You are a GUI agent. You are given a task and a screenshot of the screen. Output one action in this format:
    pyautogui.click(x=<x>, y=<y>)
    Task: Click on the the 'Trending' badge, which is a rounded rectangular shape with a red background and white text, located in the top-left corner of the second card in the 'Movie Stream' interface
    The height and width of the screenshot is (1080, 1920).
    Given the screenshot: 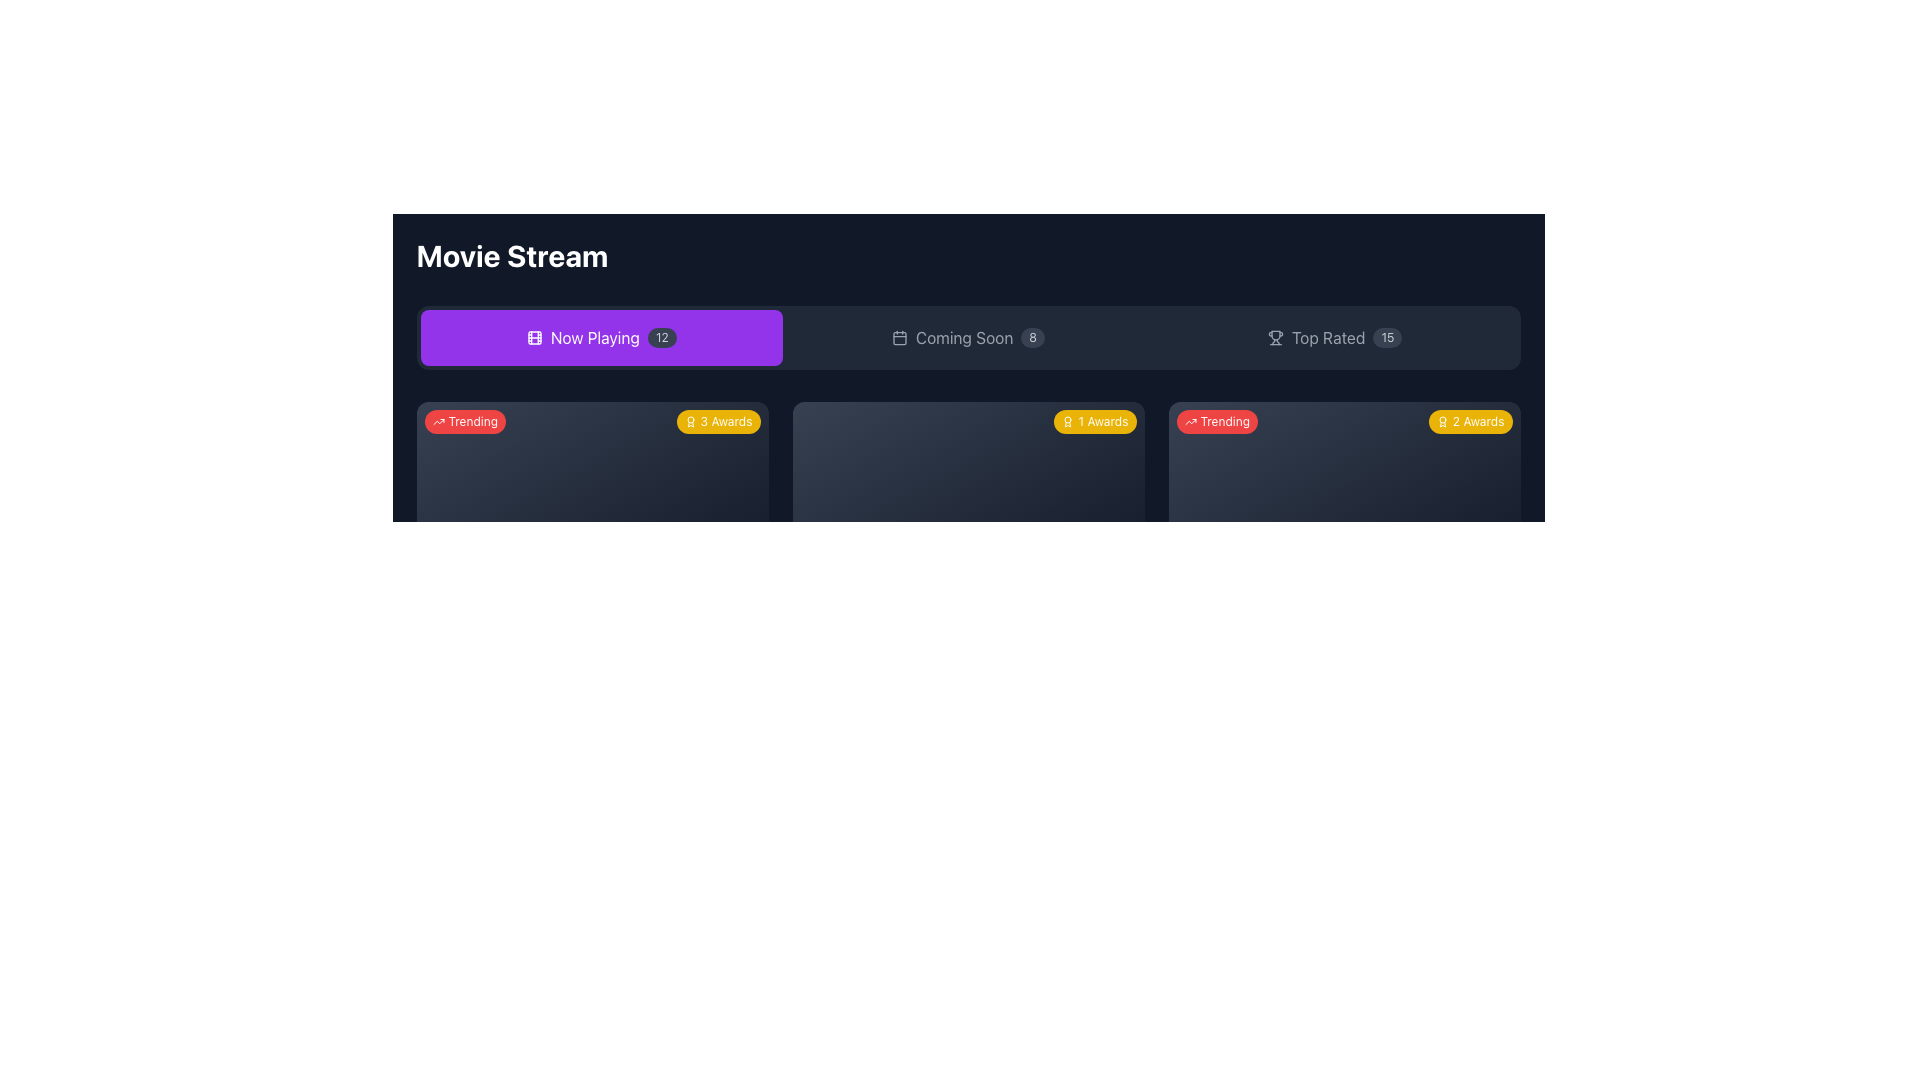 What is the action you would take?
    pyautogui.click(x=1216, y=420)
    